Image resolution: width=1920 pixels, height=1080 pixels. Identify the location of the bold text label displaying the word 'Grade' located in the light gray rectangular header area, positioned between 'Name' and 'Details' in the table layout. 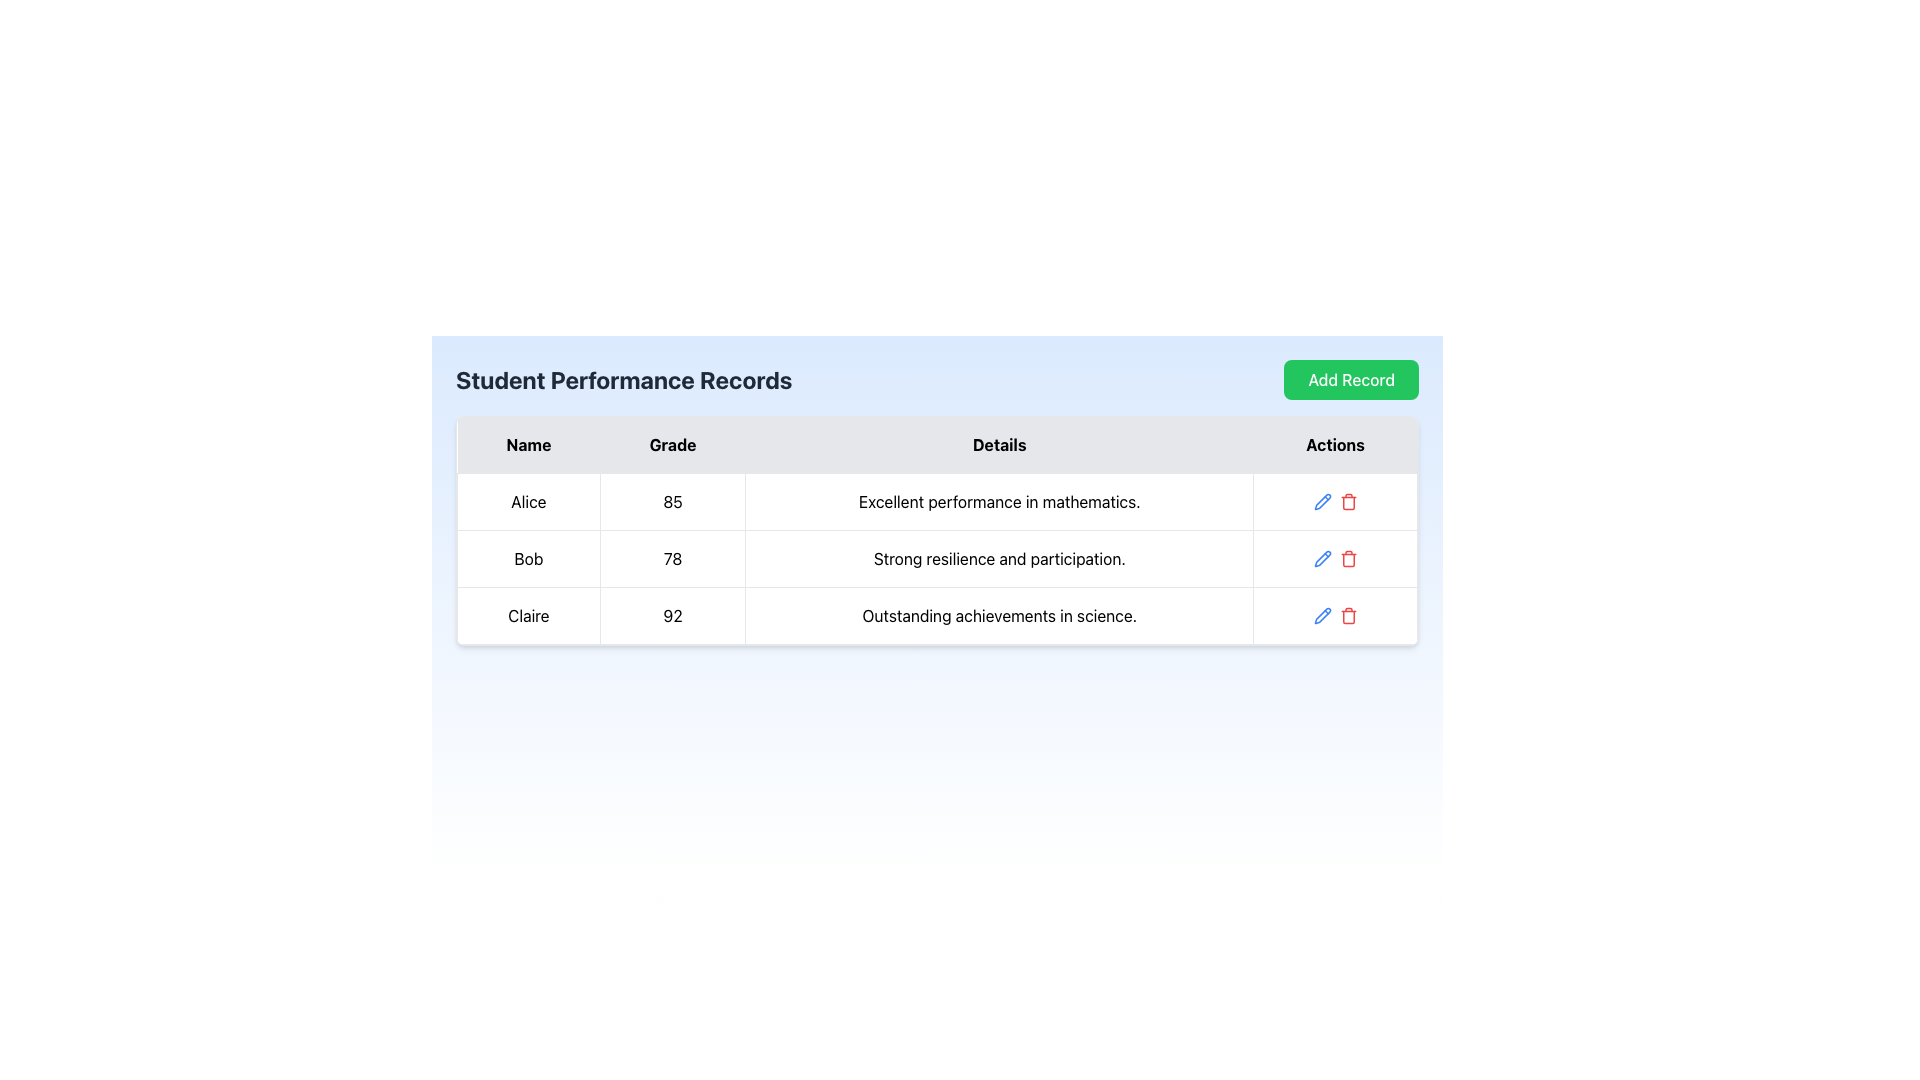
(673, 444).